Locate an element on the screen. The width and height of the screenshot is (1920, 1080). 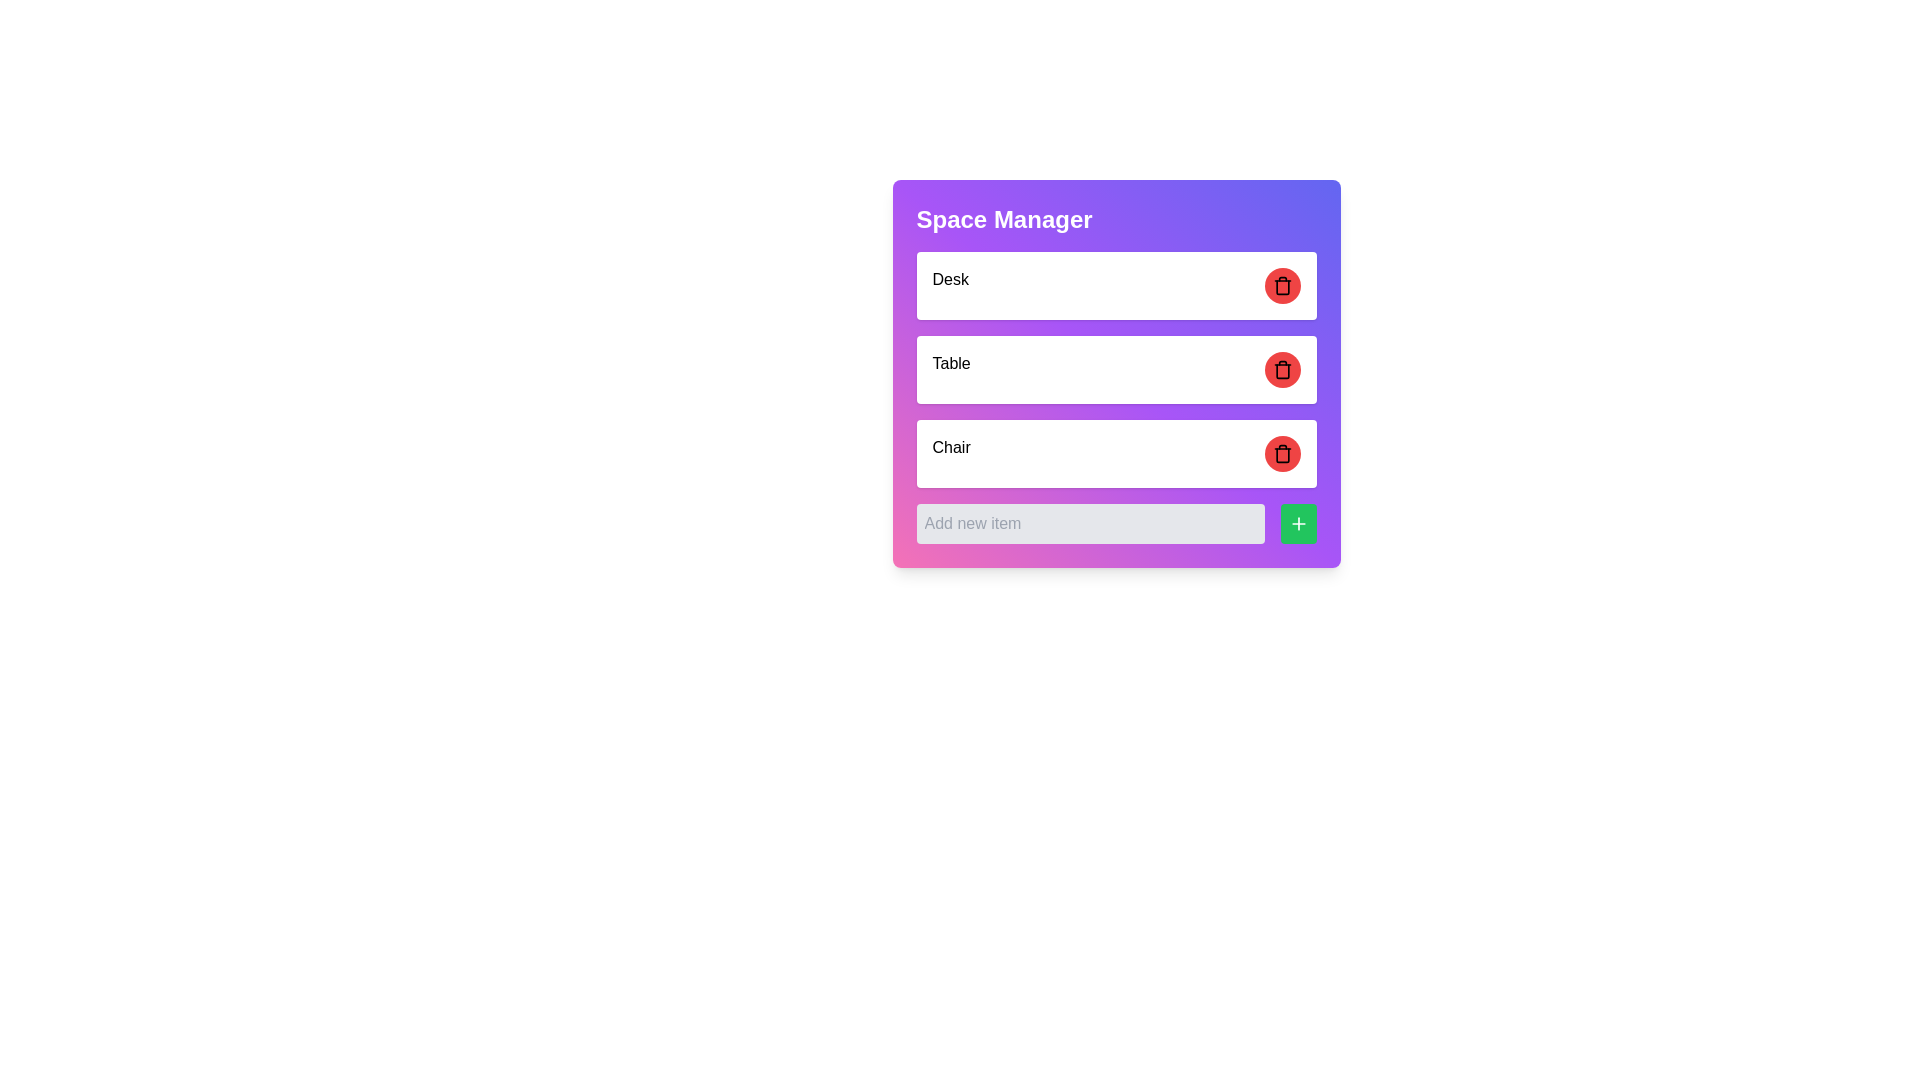
the static text label reading 'Chair' is located at coordinates (950, 454).